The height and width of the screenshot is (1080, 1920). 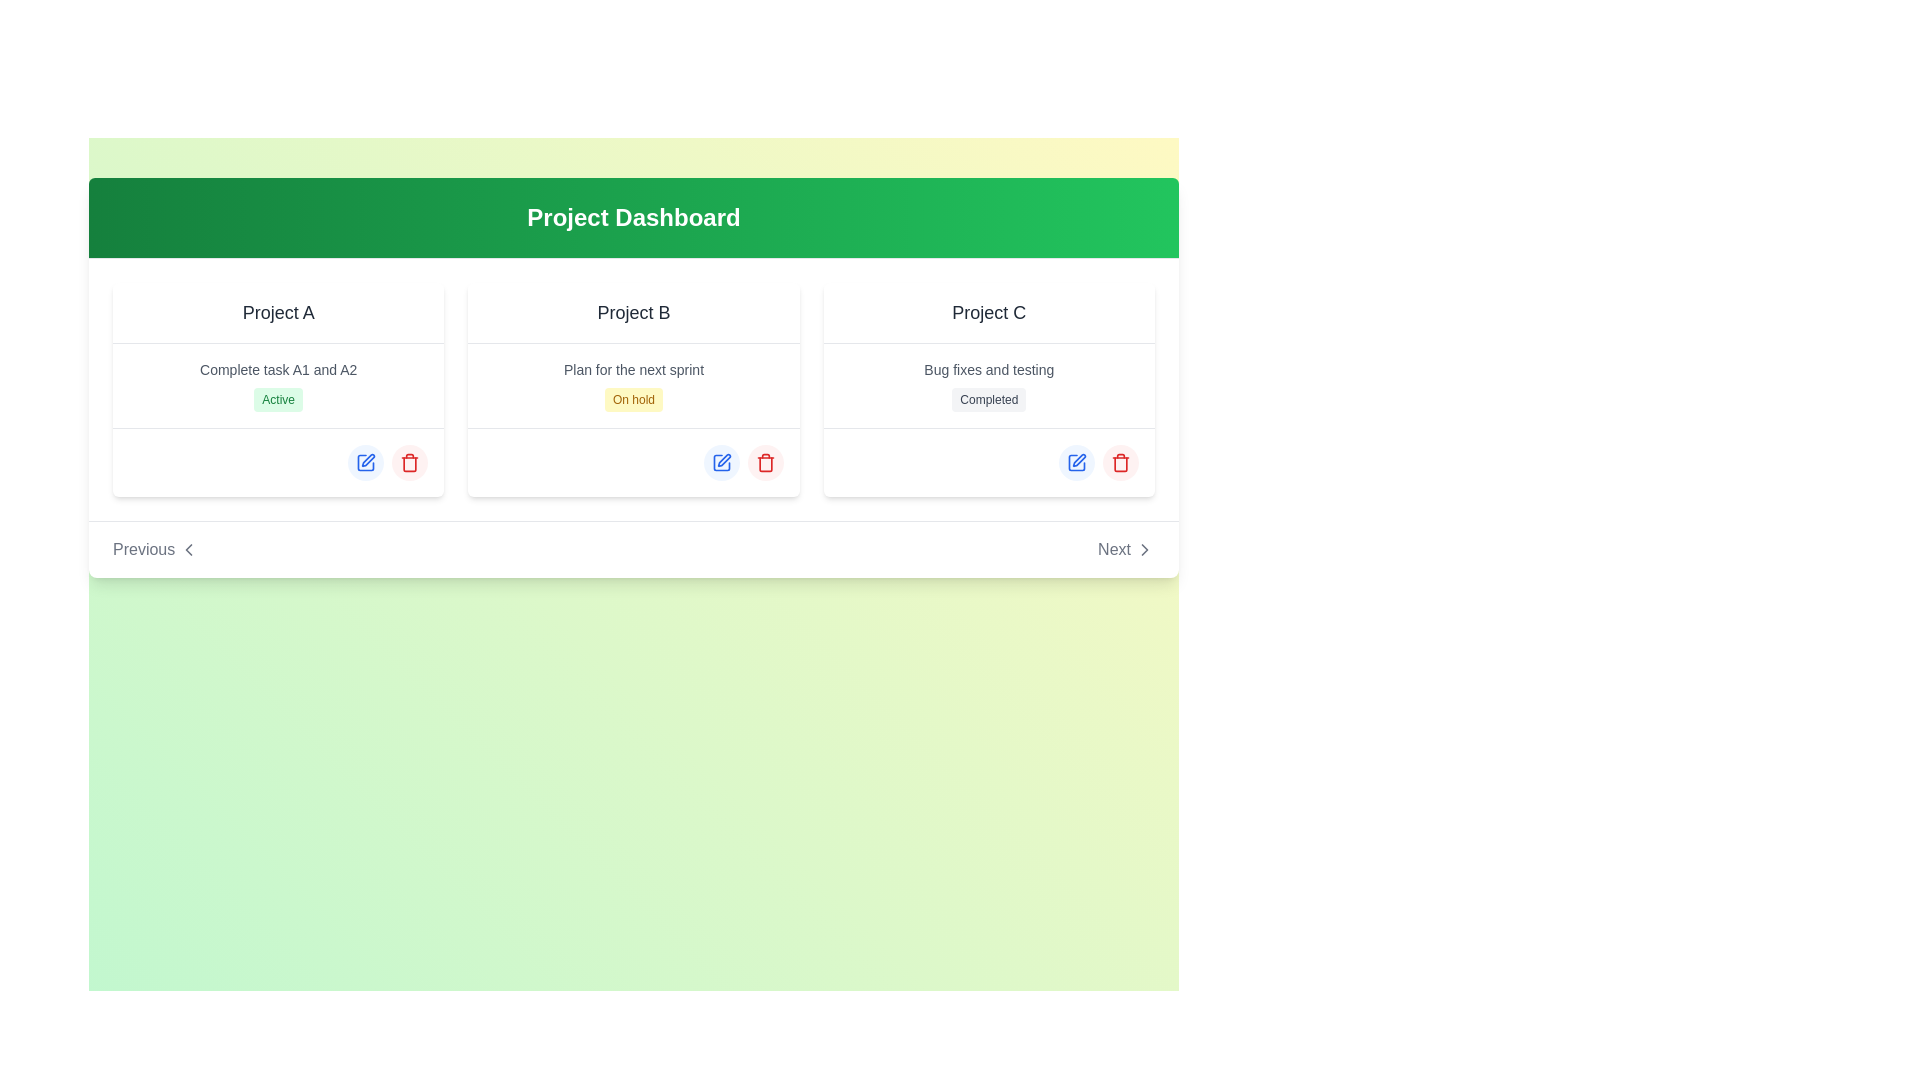 What do you see at coordinates (989, 313) in the screenshot?
I see `the static text label displaying 'Project C' located at the top-center of the third card on the dashboard` at bounding box center [989, 313].